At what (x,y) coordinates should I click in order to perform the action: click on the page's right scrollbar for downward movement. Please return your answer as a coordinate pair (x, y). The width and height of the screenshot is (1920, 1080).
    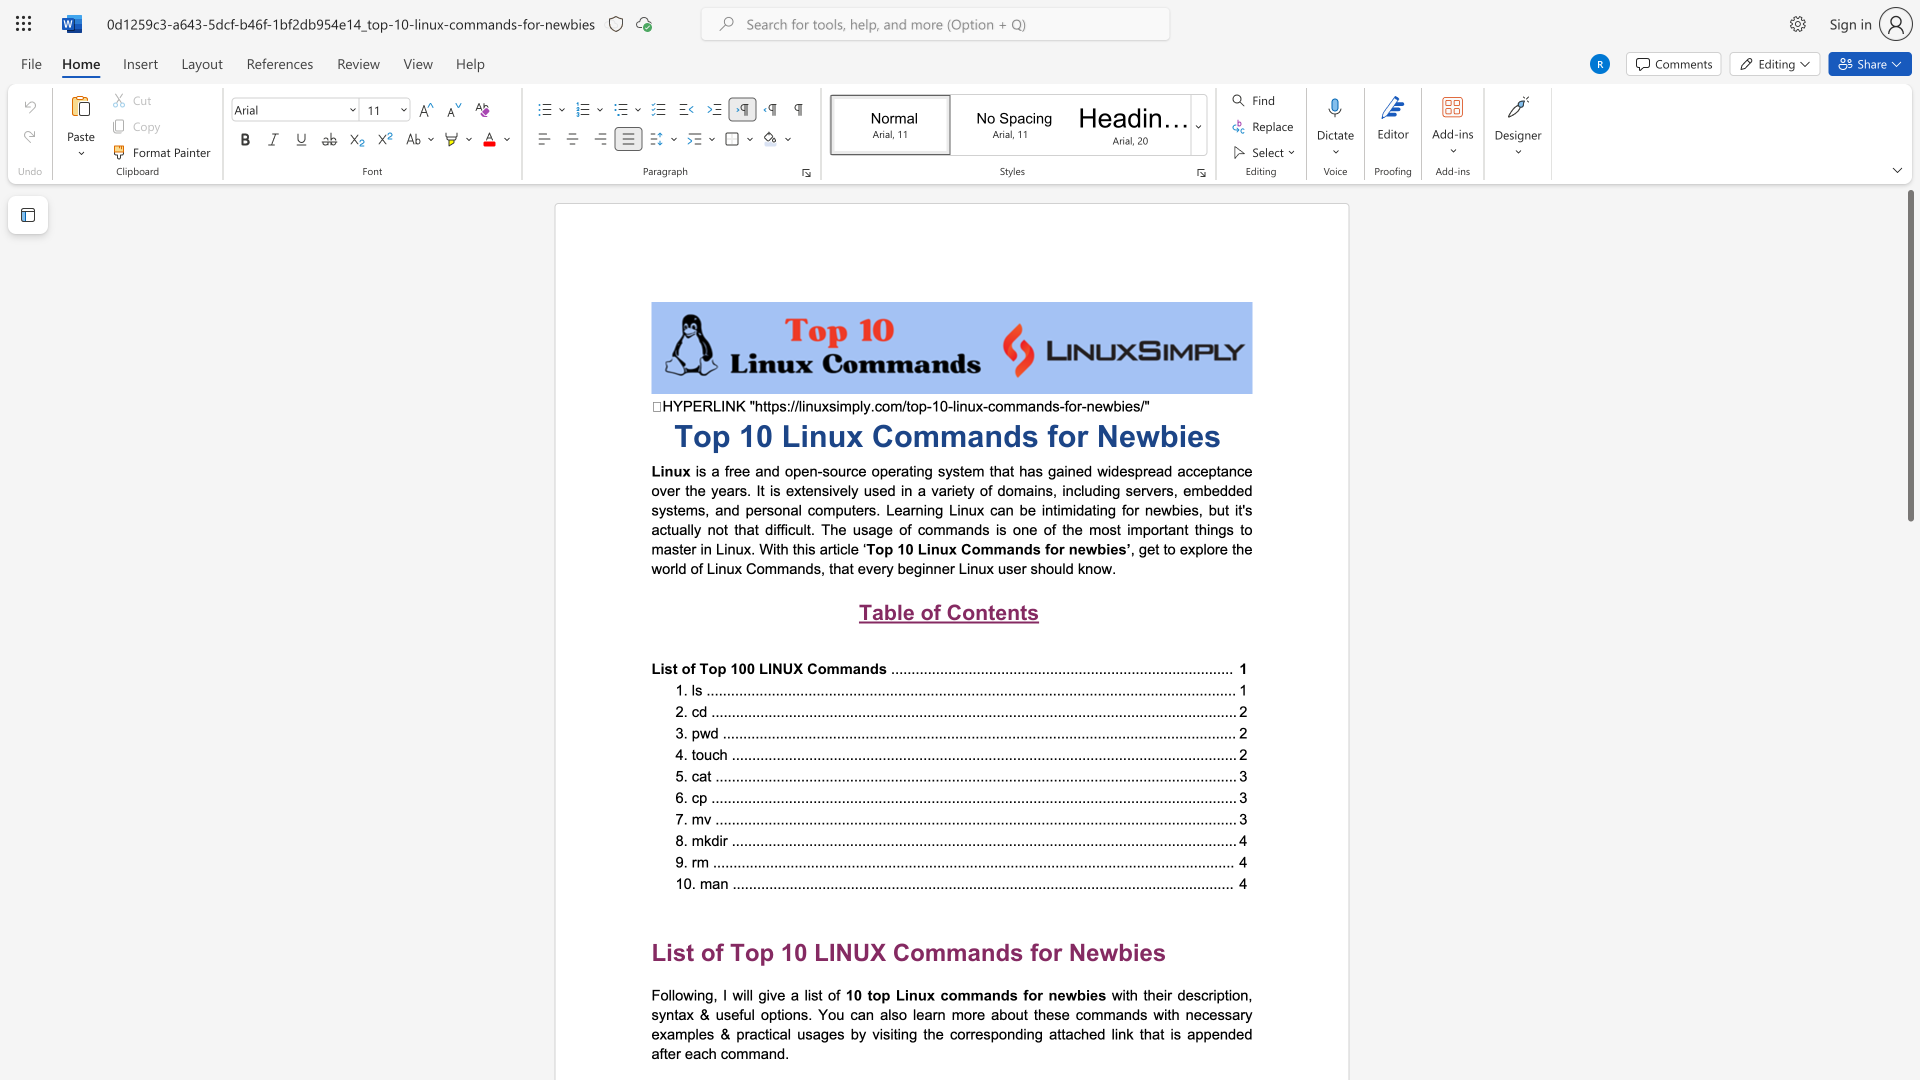
    Looking at the image, I should click on (1909, 720).